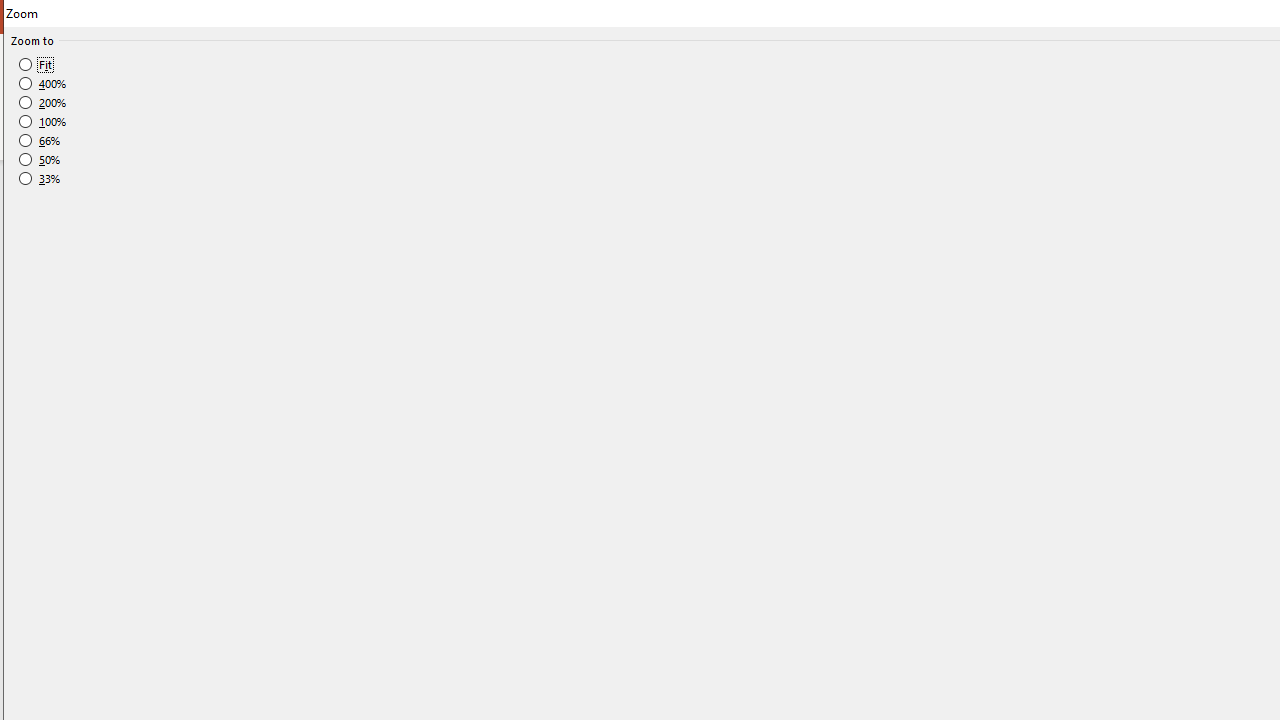 The height and width of the screenshot is (720, 1280). What do you see at coordinates (43, 122) in the screenshot?
I see `'100%'` at bounding box center [43, 122].